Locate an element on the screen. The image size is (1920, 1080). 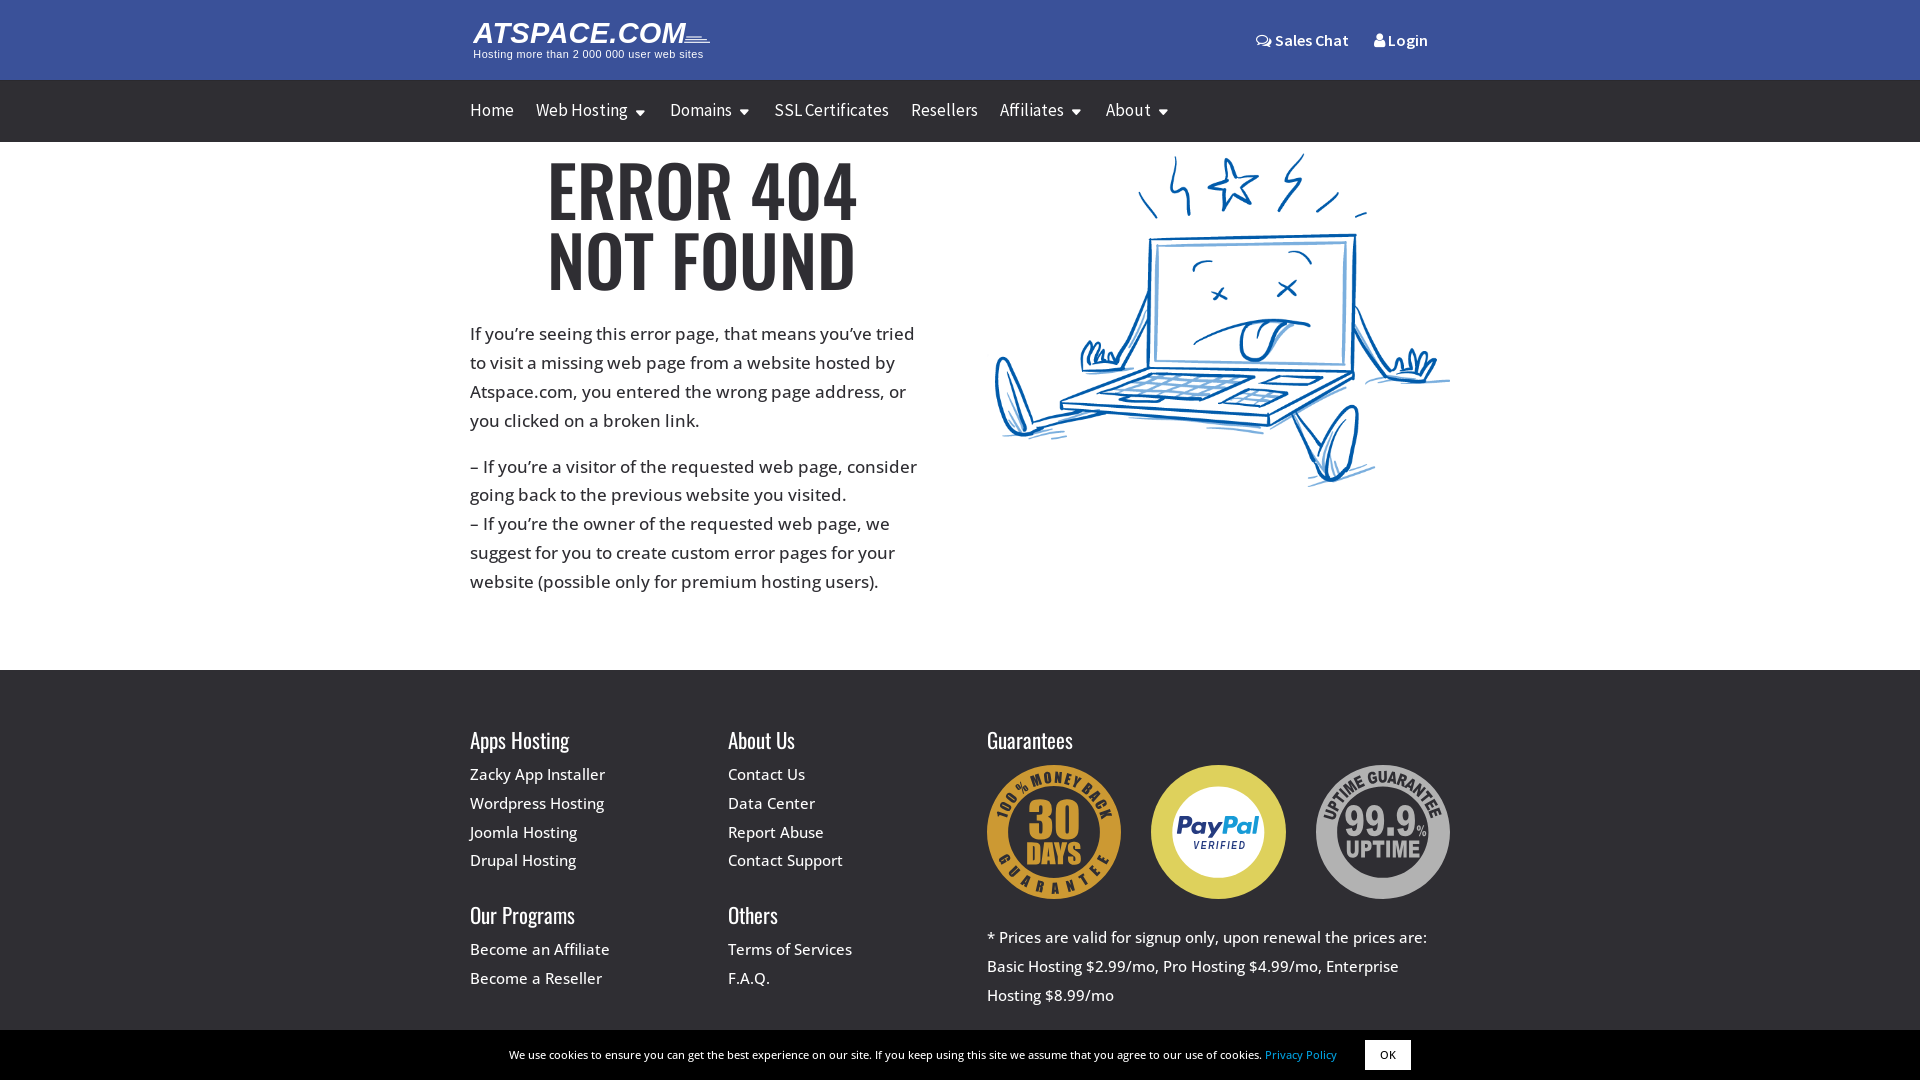
'Become a Reseller' is located at coordinates (536, 977).